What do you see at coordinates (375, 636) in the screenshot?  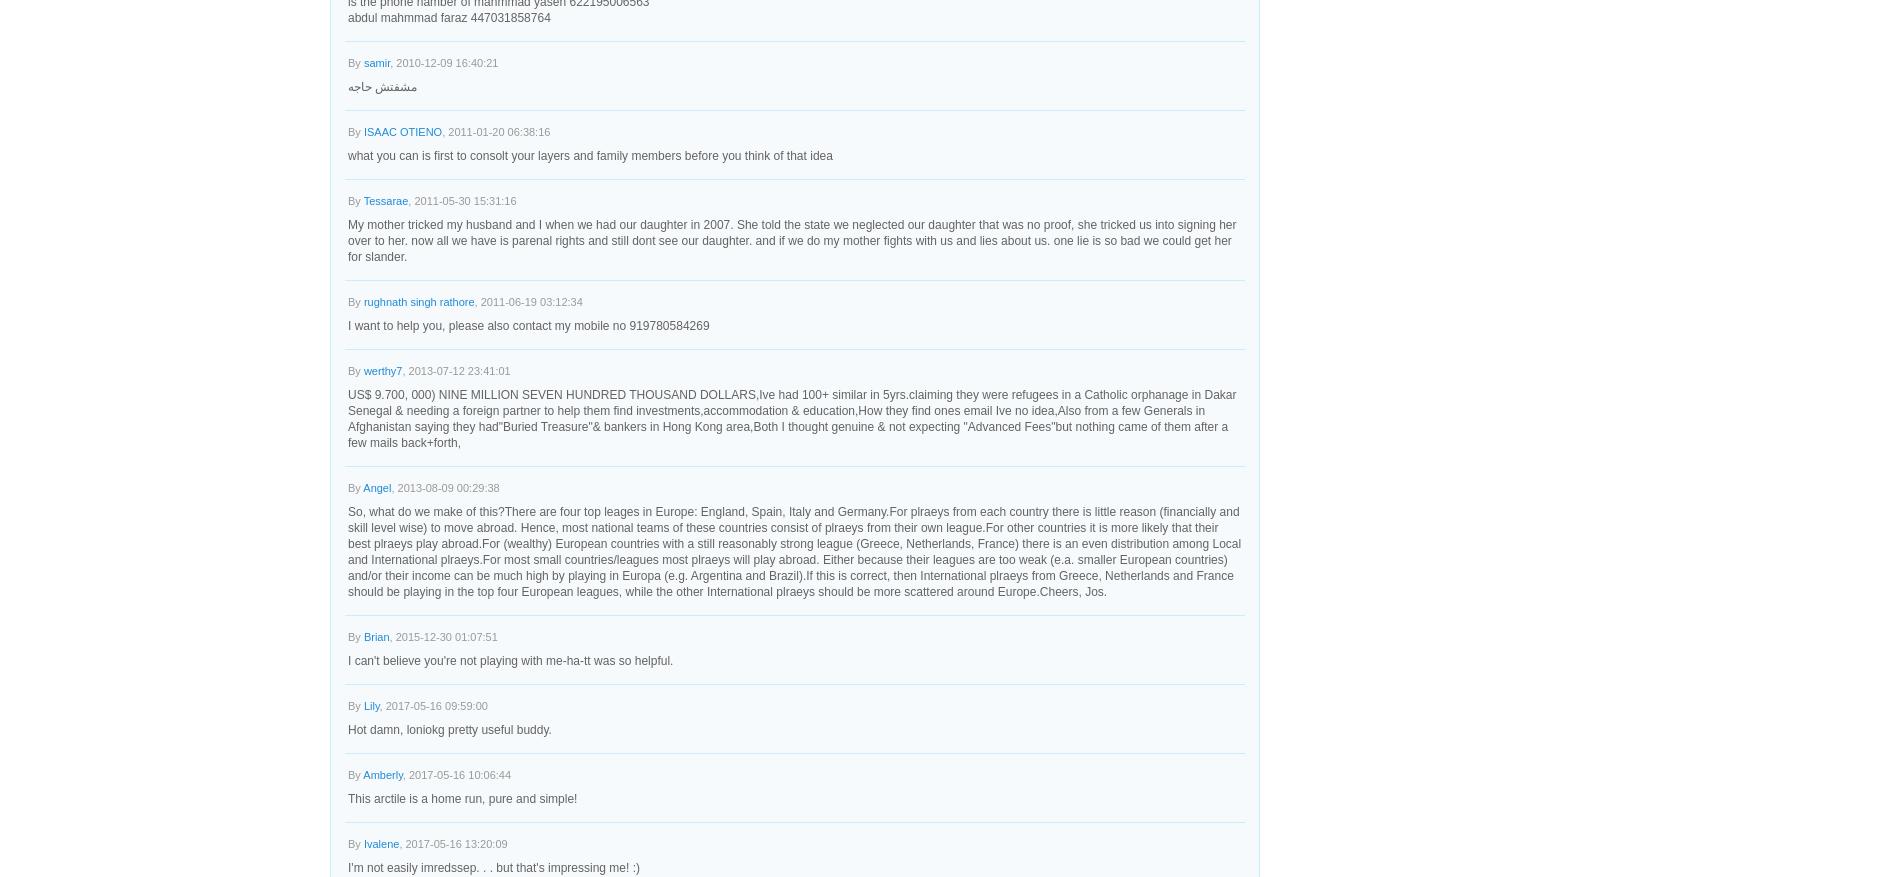 I see `'Brian'` at bounding box center [375, 636].